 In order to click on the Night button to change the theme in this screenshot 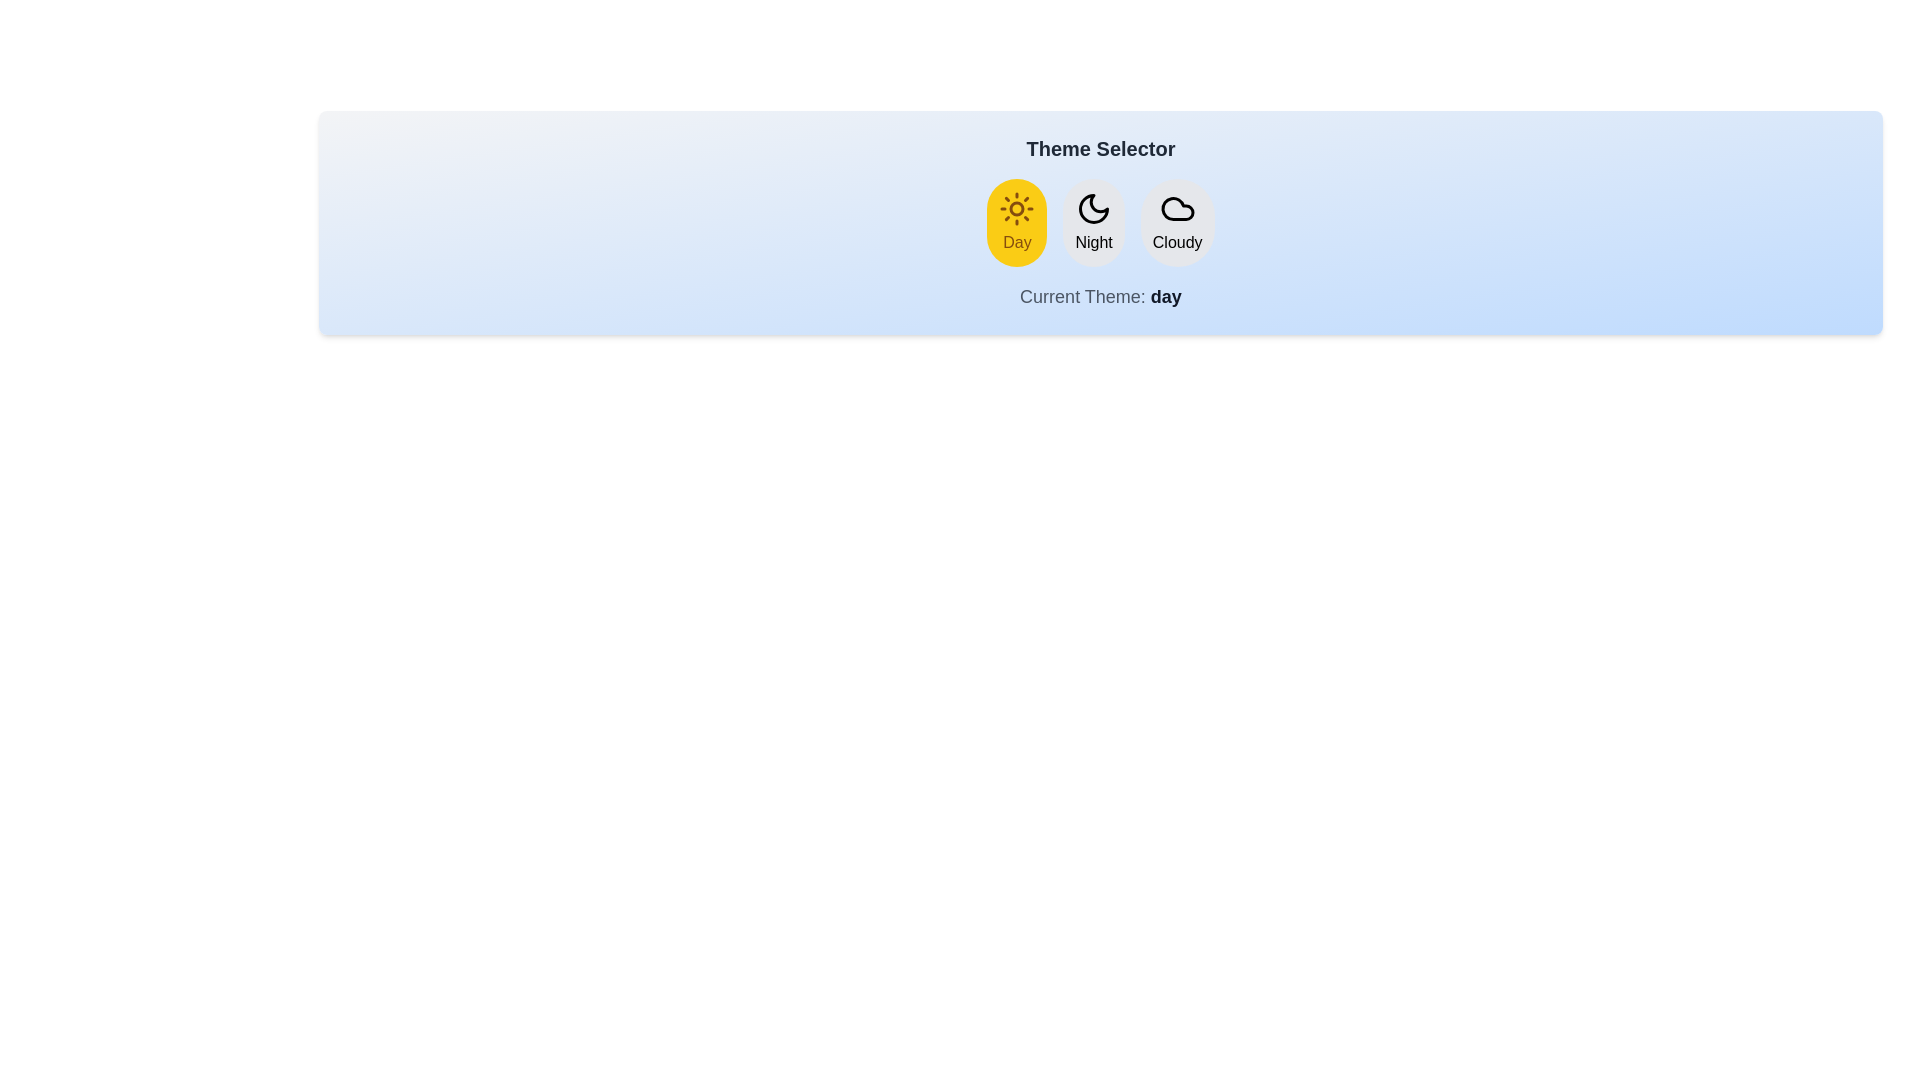, I will do `click(1093, 223)`.